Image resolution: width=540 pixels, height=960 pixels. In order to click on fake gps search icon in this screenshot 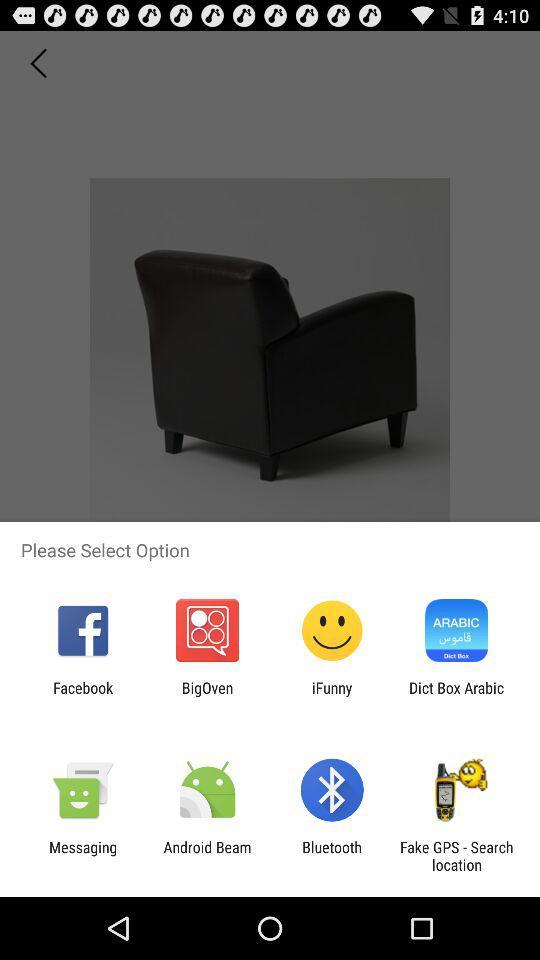, I will do `click(456, 855)`.